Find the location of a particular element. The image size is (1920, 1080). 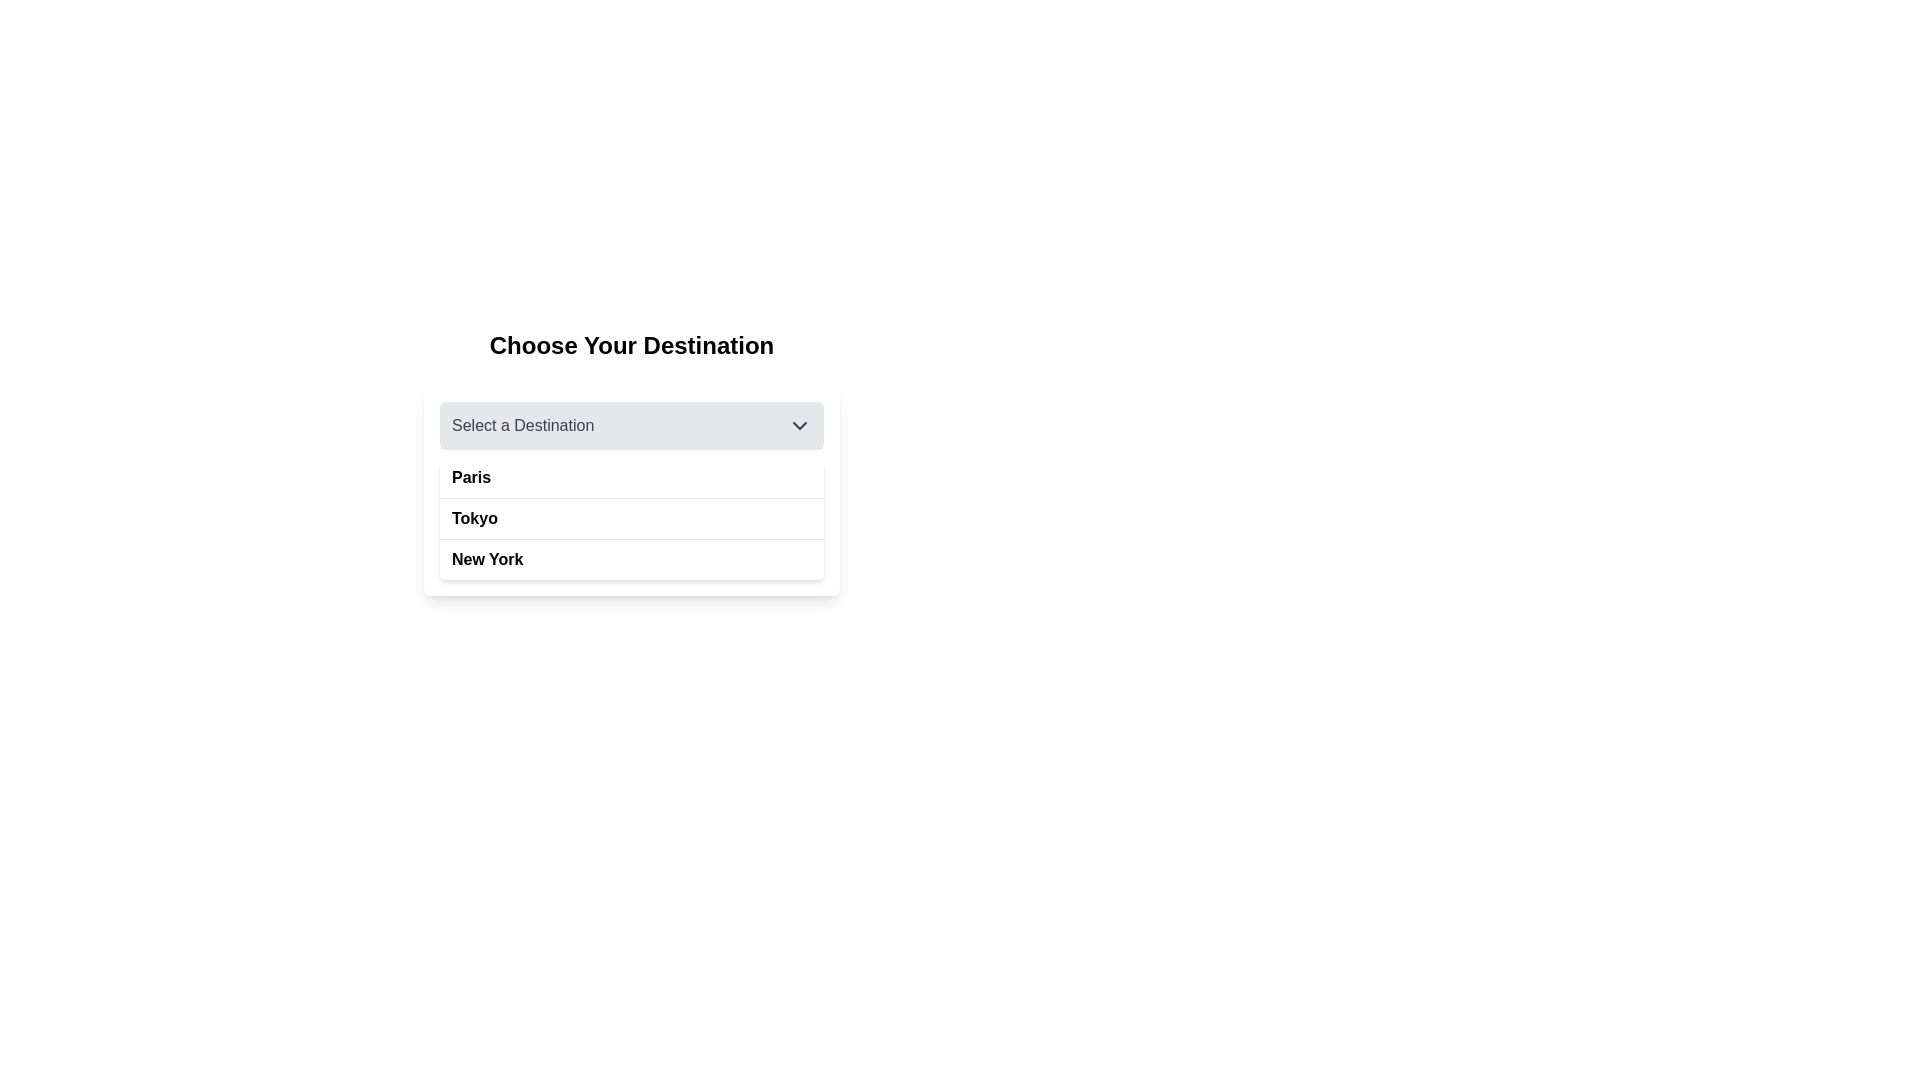

the first option in the dropdown menu labeled 'Paris' is located at coordinates (631, 490).